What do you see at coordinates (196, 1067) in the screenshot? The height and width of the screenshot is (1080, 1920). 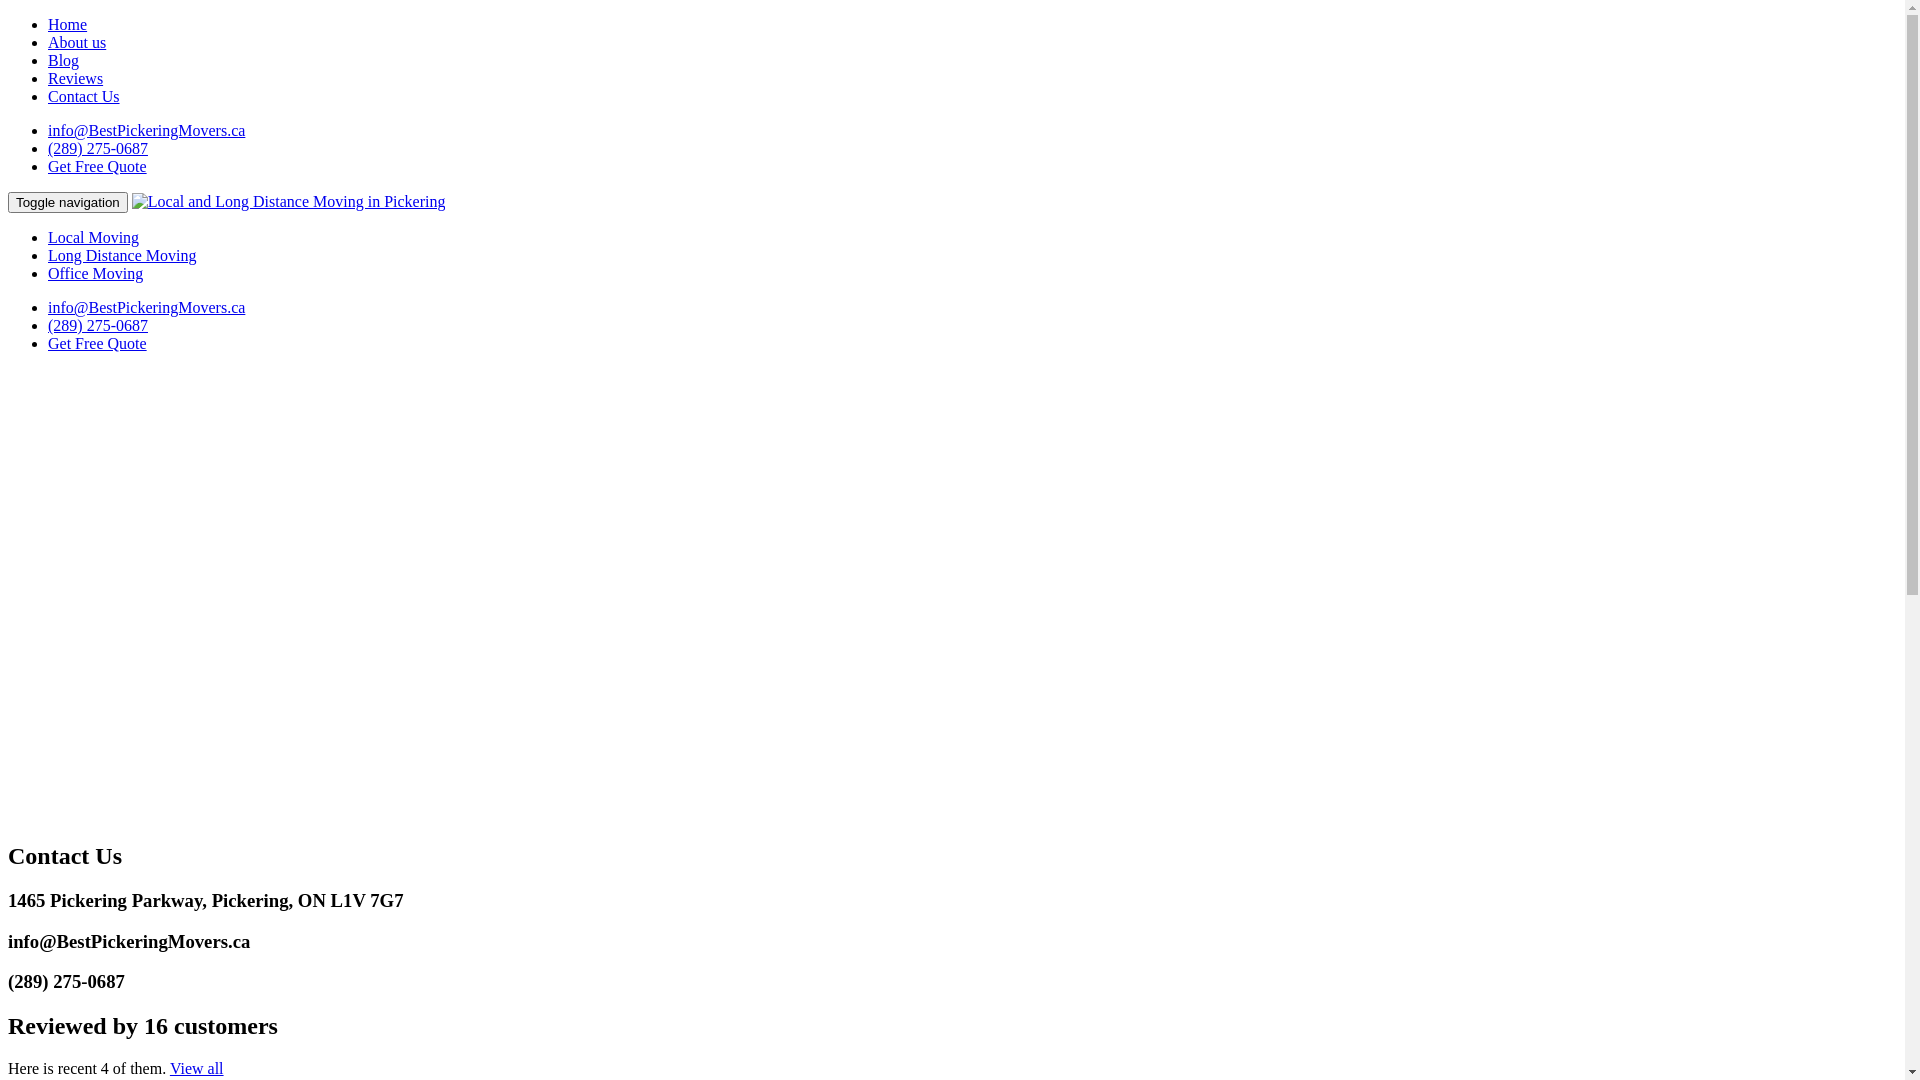 I see `'View all'` at bounding box center [196, 1067].